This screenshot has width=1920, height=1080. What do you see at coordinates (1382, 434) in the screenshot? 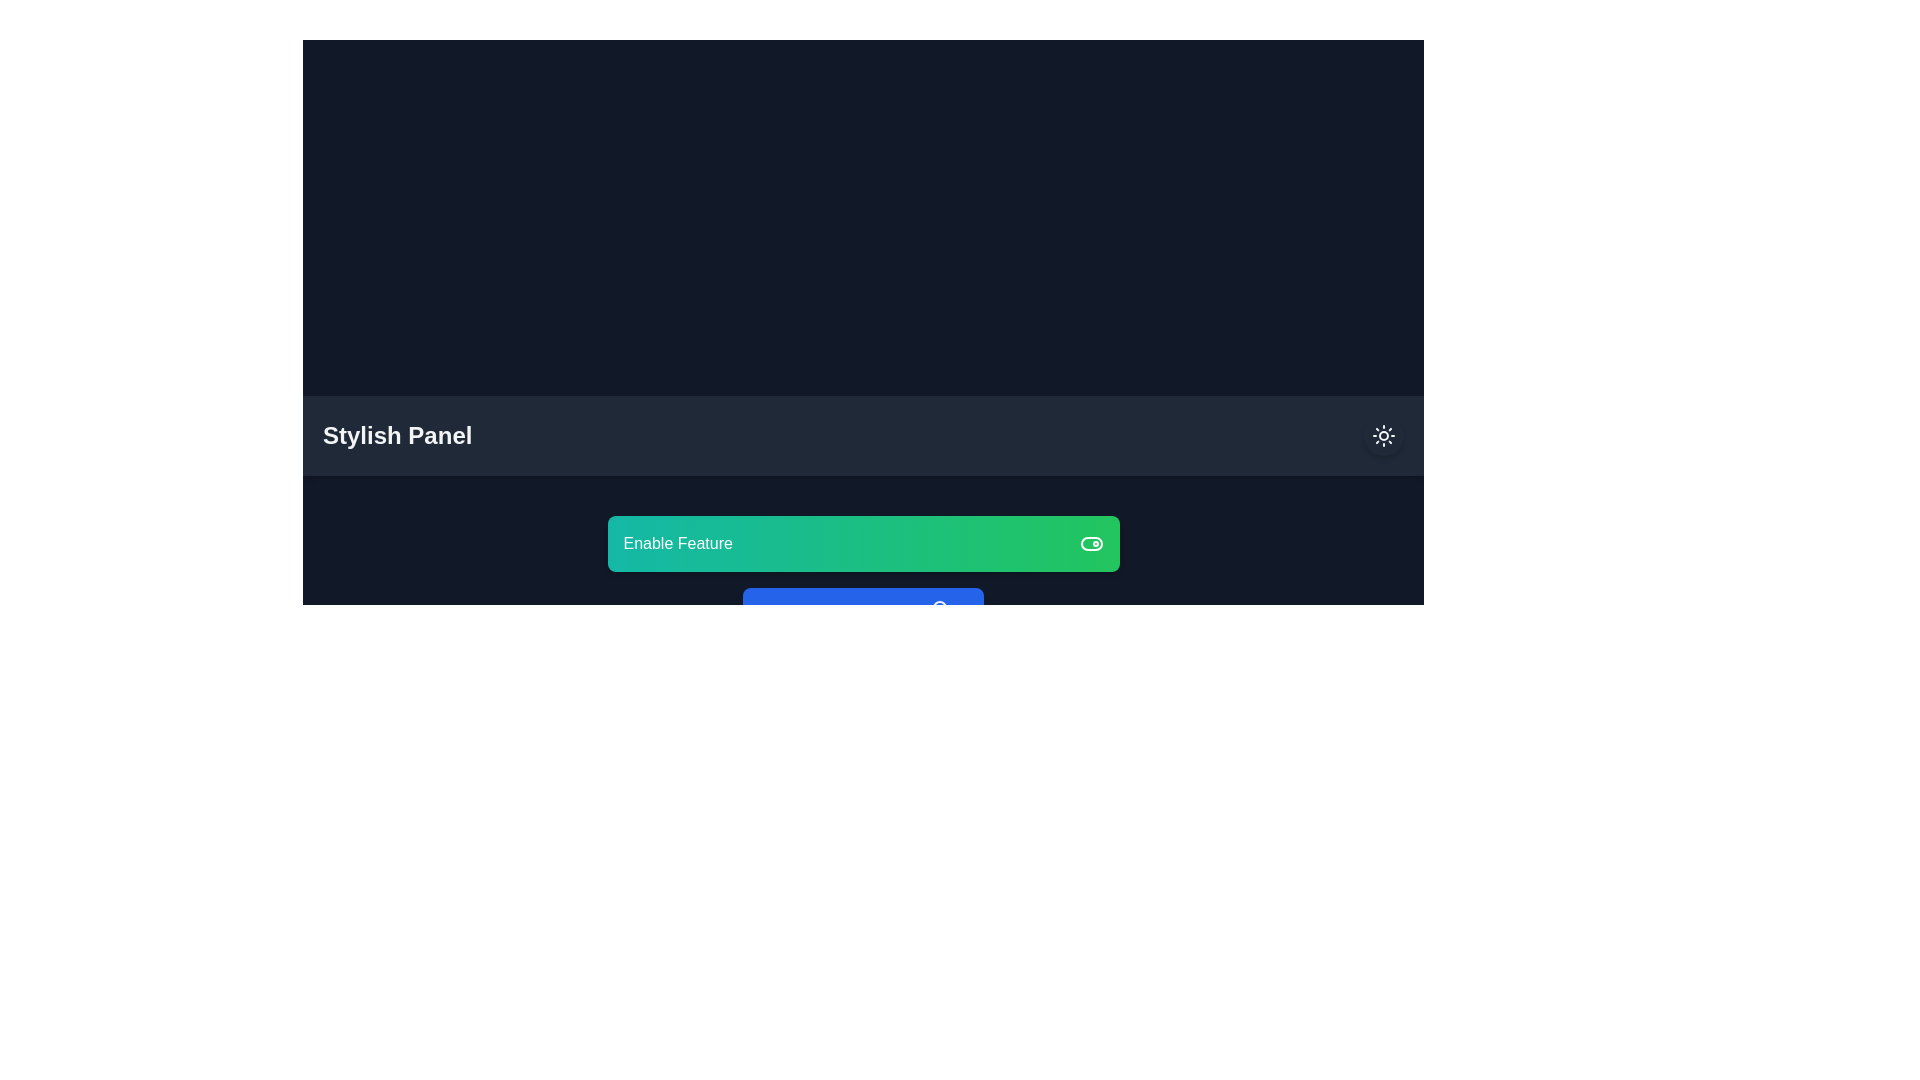
I see `the sun icon located at the top-right corner of the dark overlay panel` at bounding box center [1382, 434].